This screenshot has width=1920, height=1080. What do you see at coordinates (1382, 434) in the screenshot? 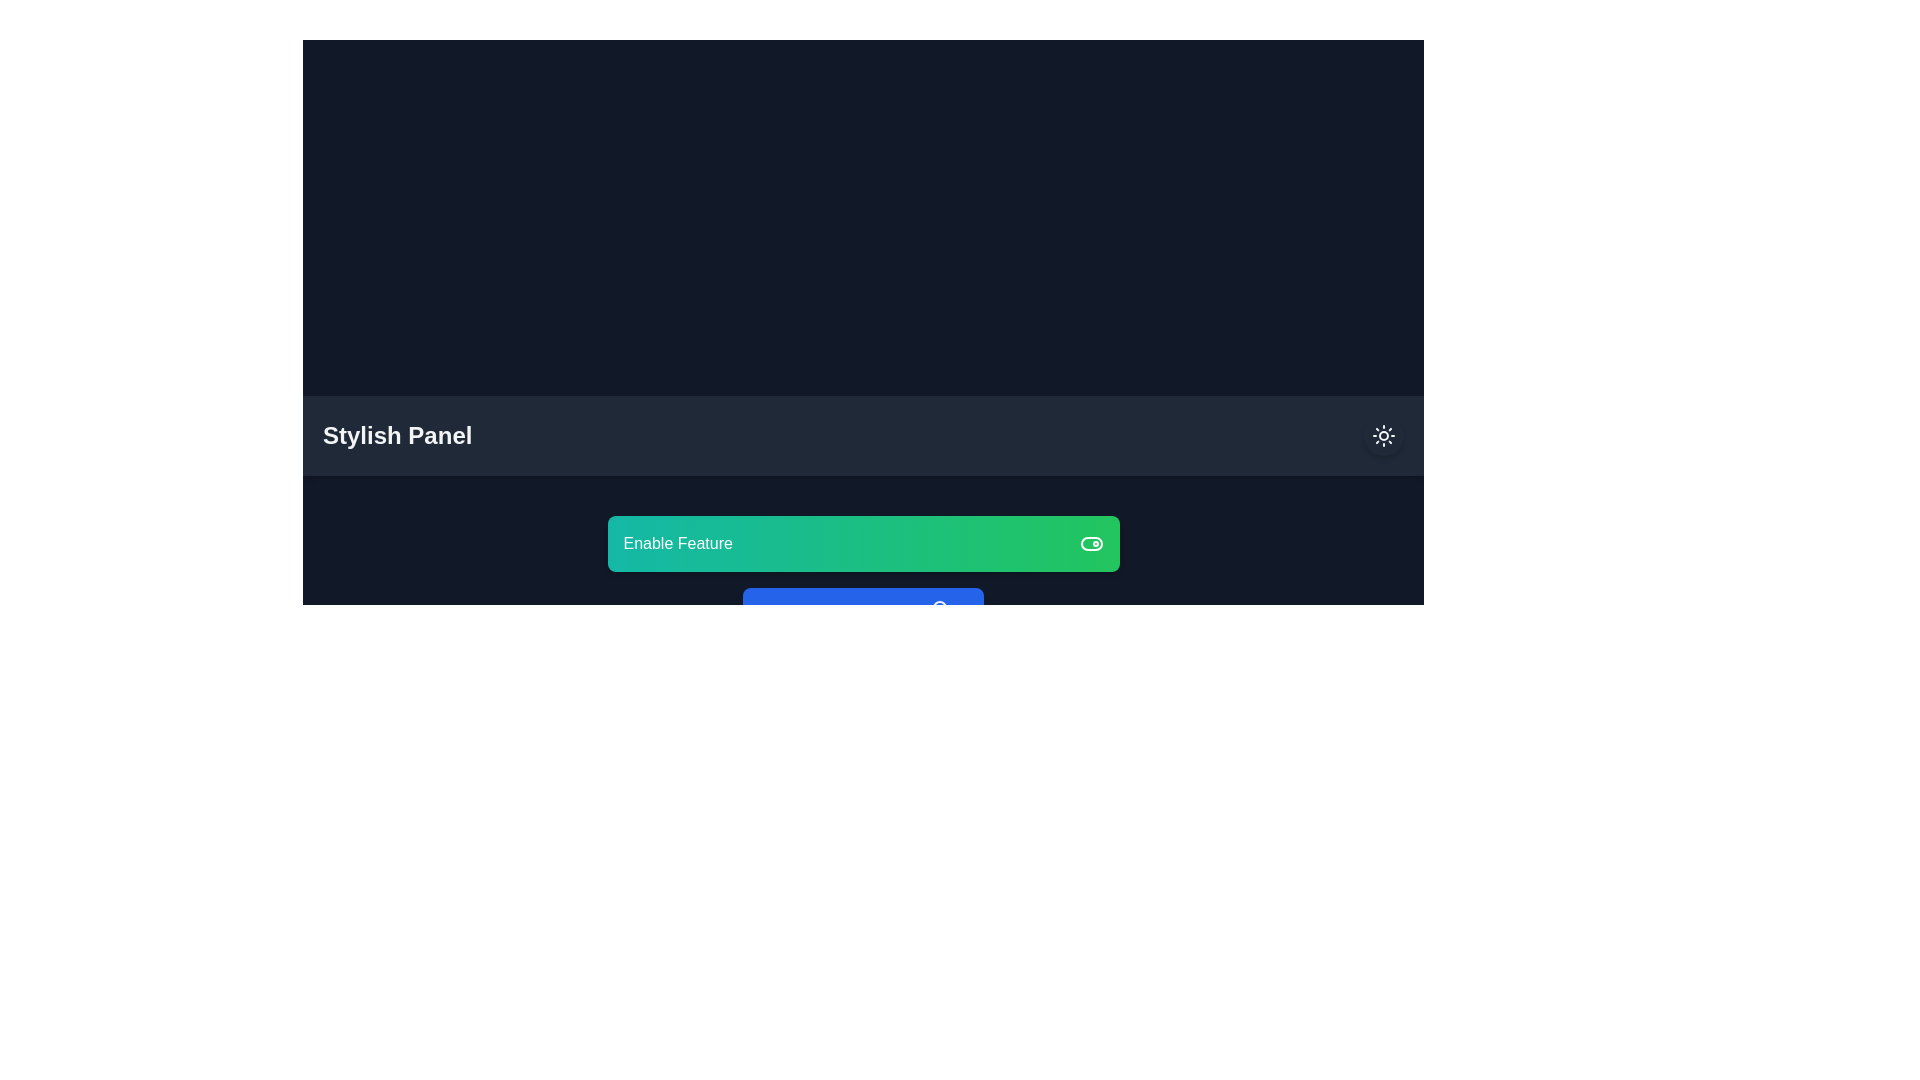
I see `the sun icon located at the top-right corner of the dark overlay panel` at bounding box center [1382, 434].